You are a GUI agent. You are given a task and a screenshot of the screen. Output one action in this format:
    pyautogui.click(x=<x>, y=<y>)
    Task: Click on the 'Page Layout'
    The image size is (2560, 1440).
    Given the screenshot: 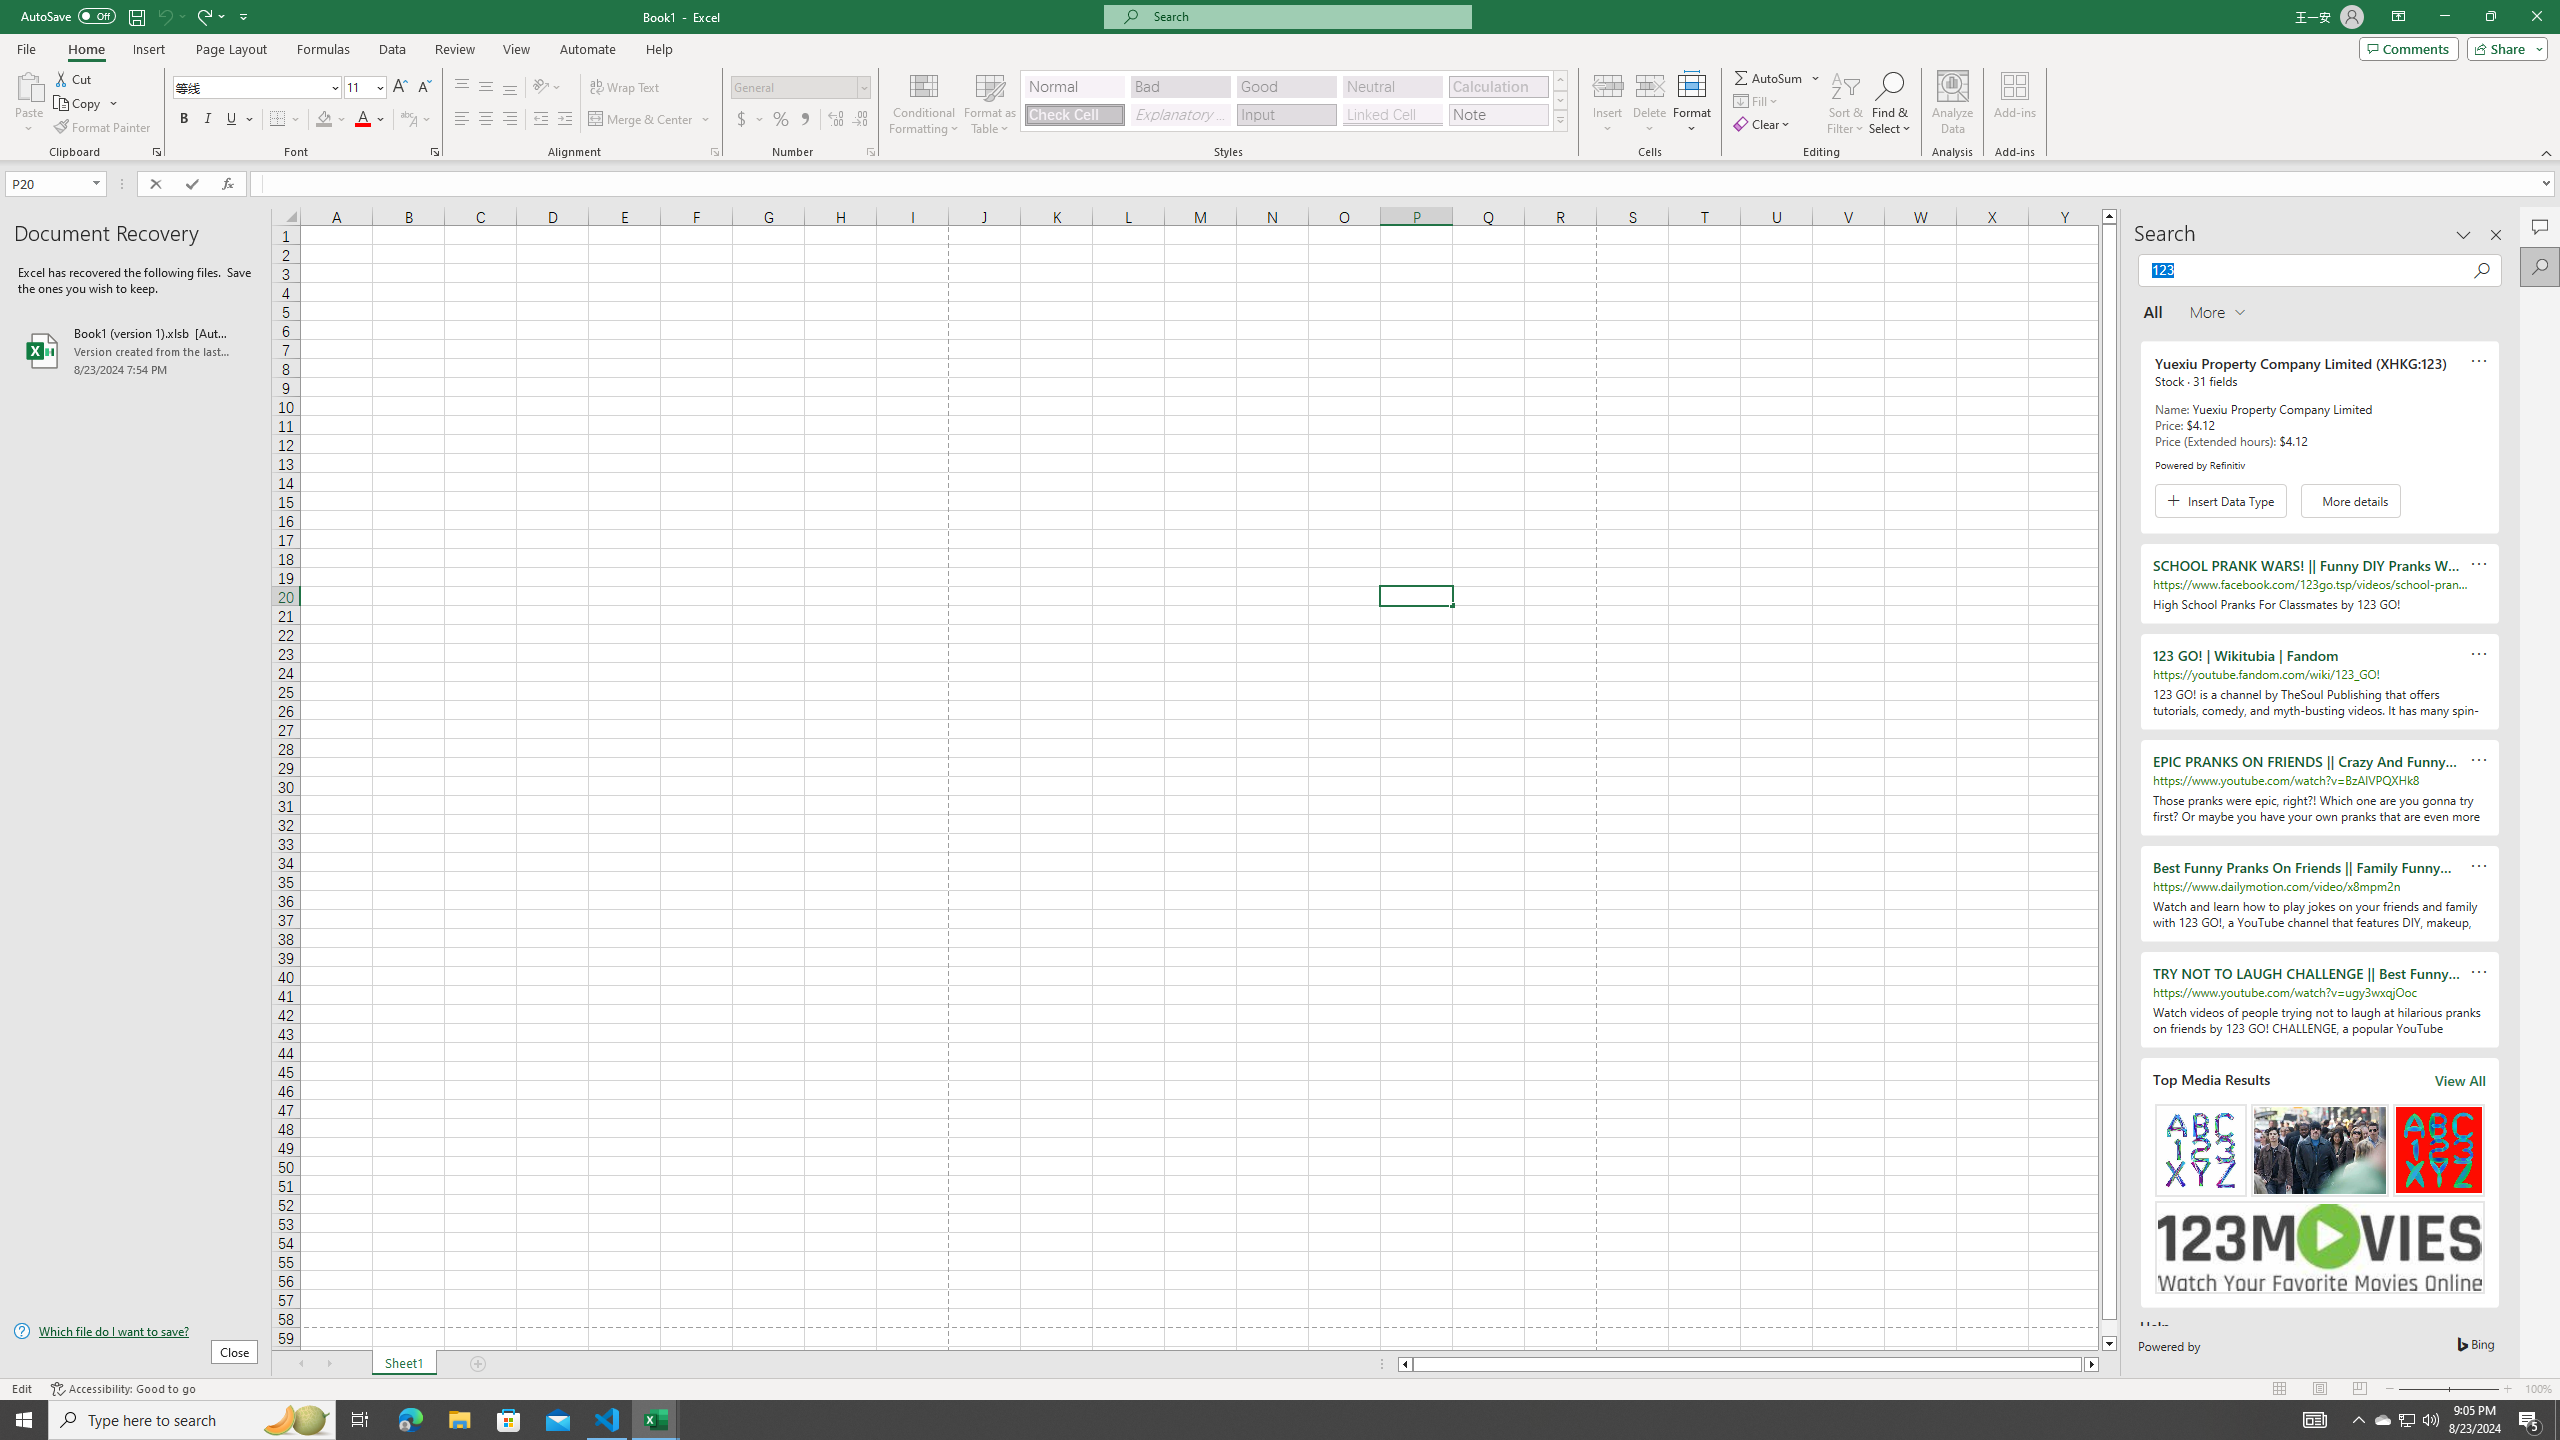 What is the action you would take?
    pyautogui.click(x=231, y=49)
    